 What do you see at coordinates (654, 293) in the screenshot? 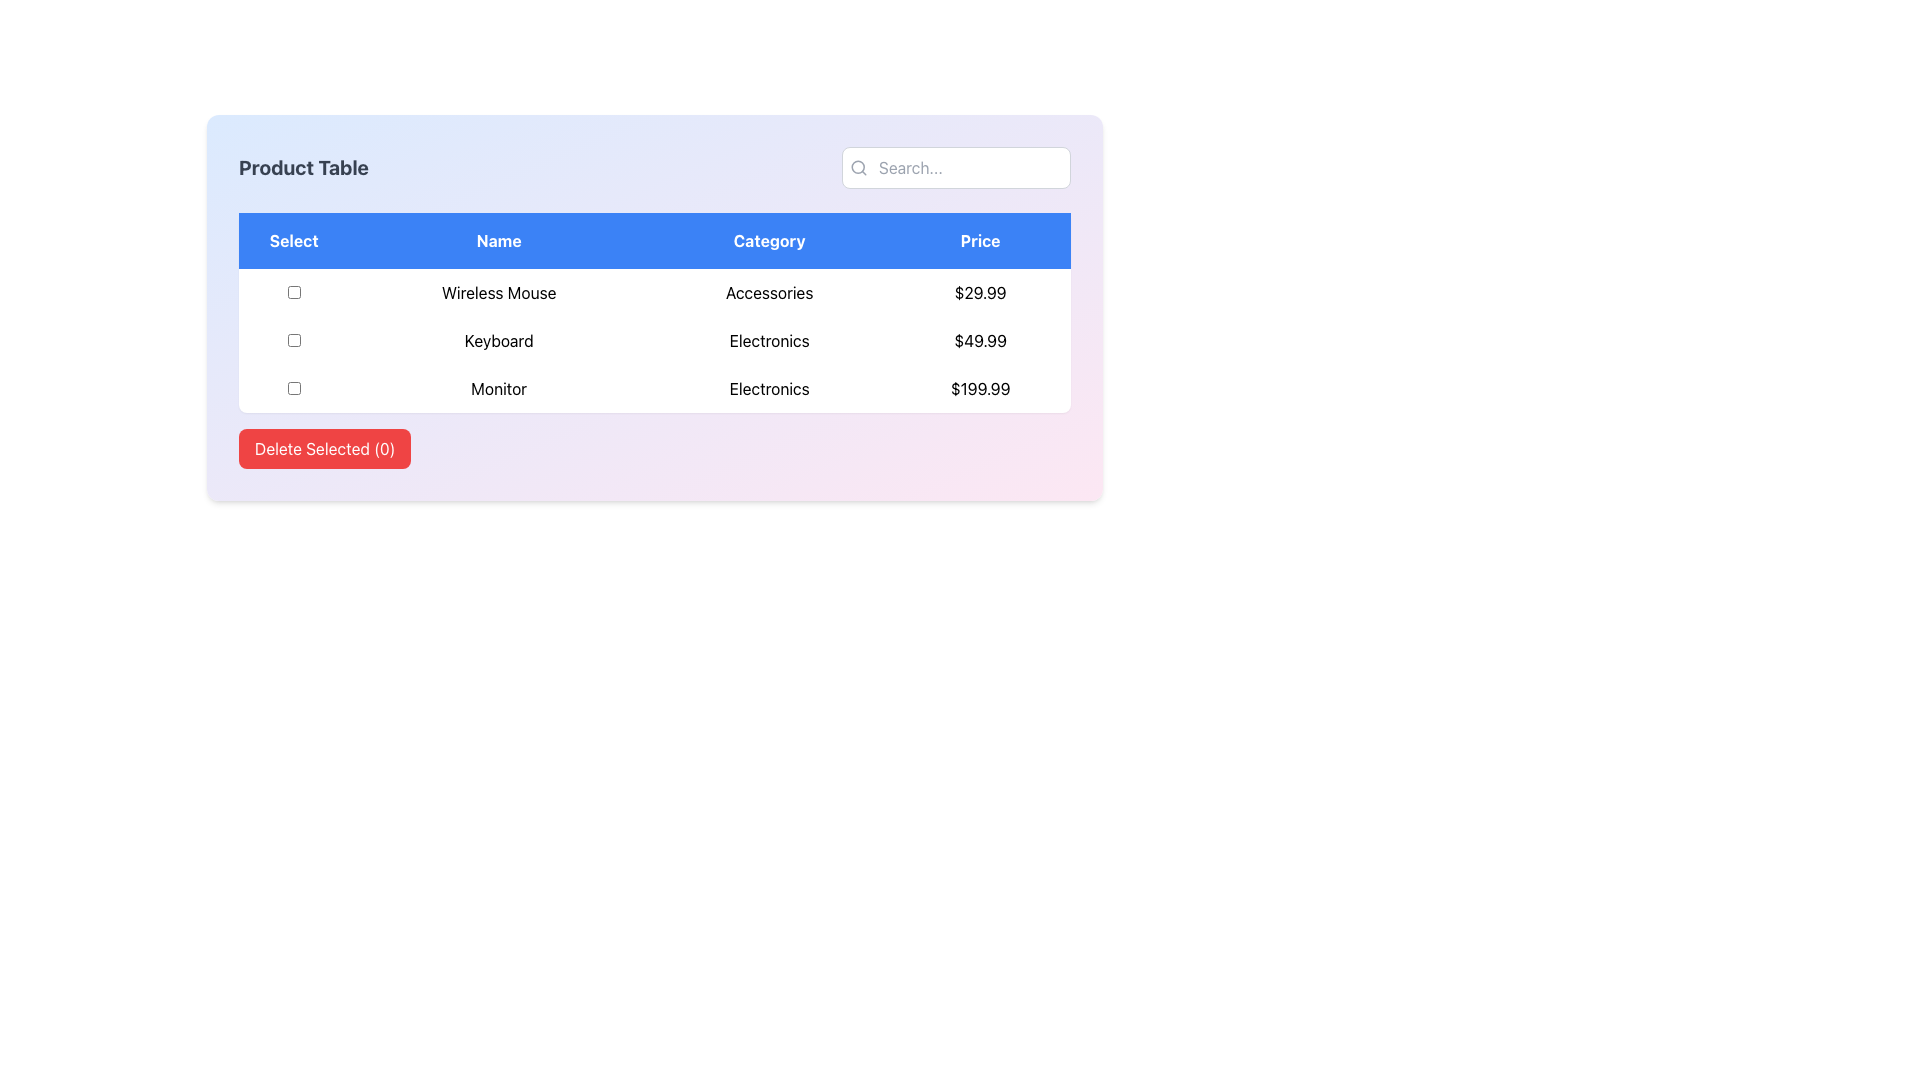
I see `the product entry in the first row of the table that includes information about its name, category, and price` at bounding box center [654, 293].